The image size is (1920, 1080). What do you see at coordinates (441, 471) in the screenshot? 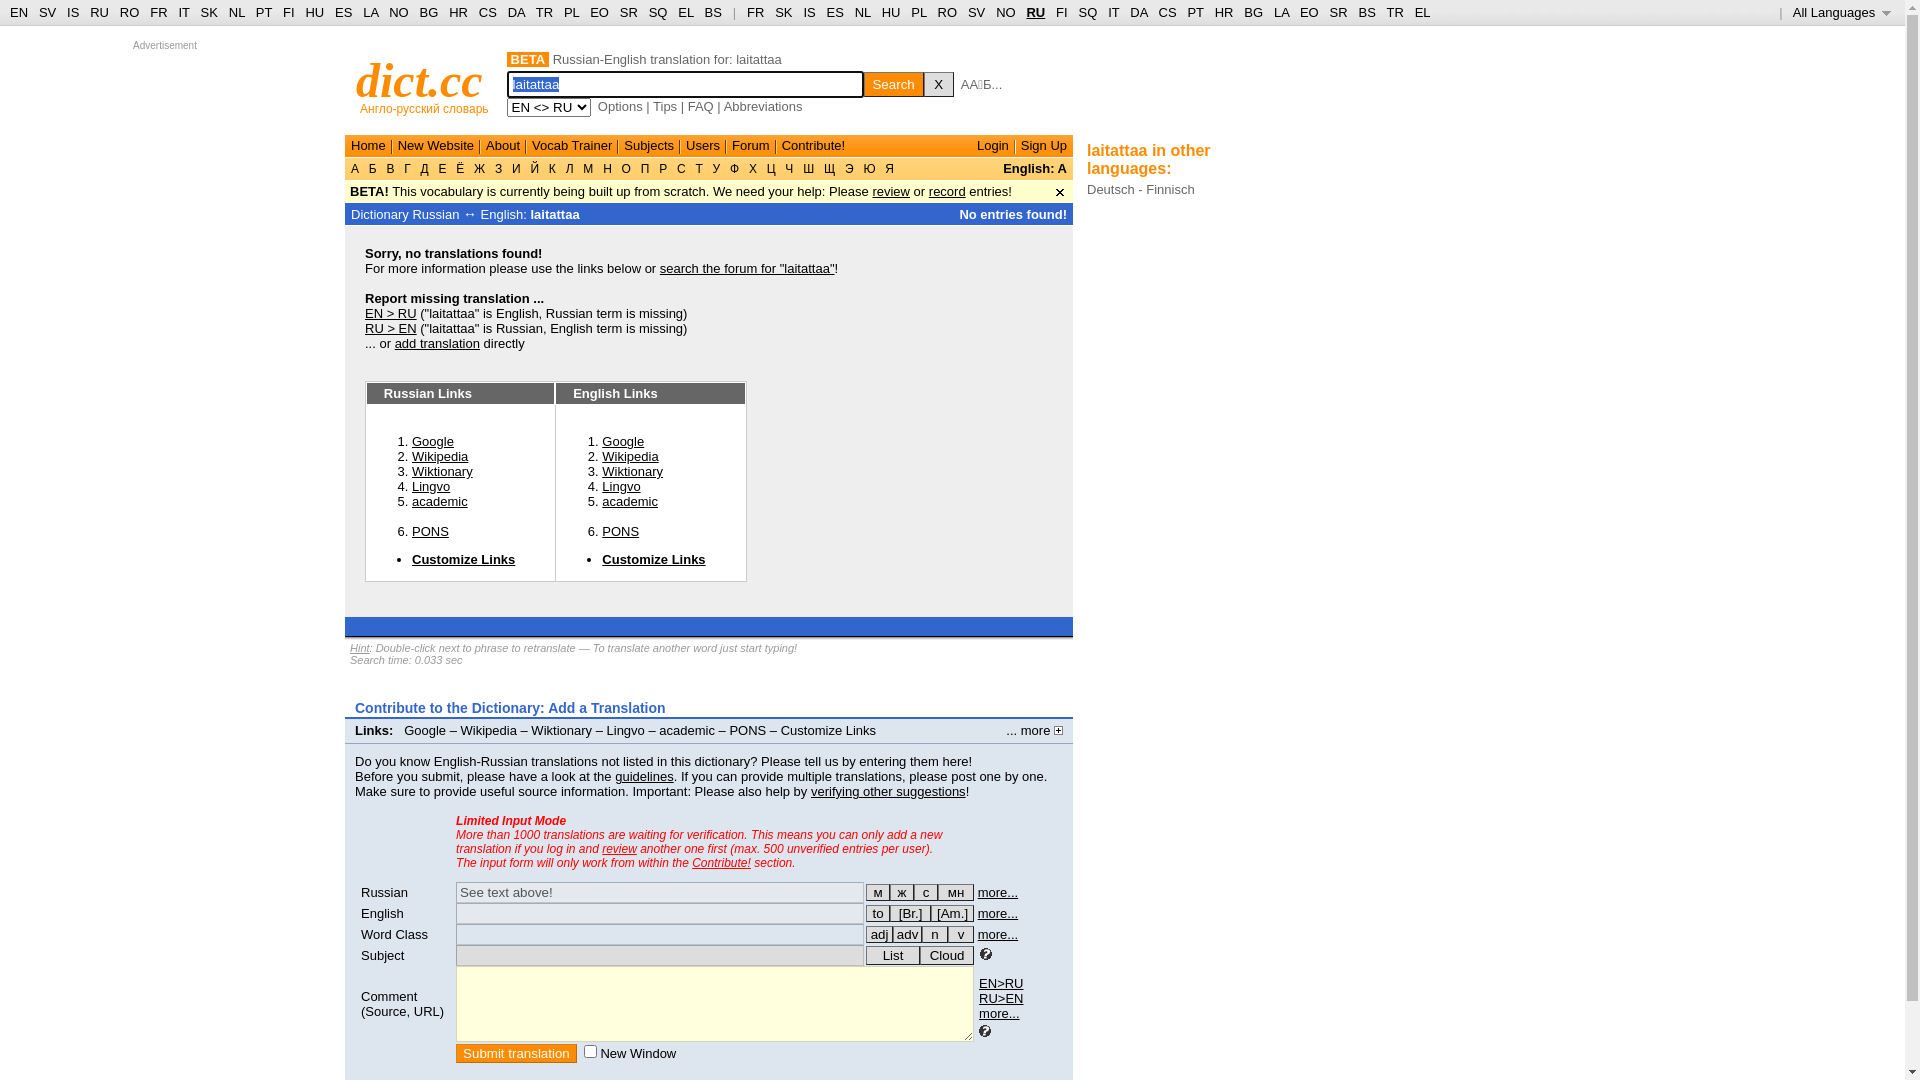
I see `'Wiktionary'` at bounding box center [441, 471].